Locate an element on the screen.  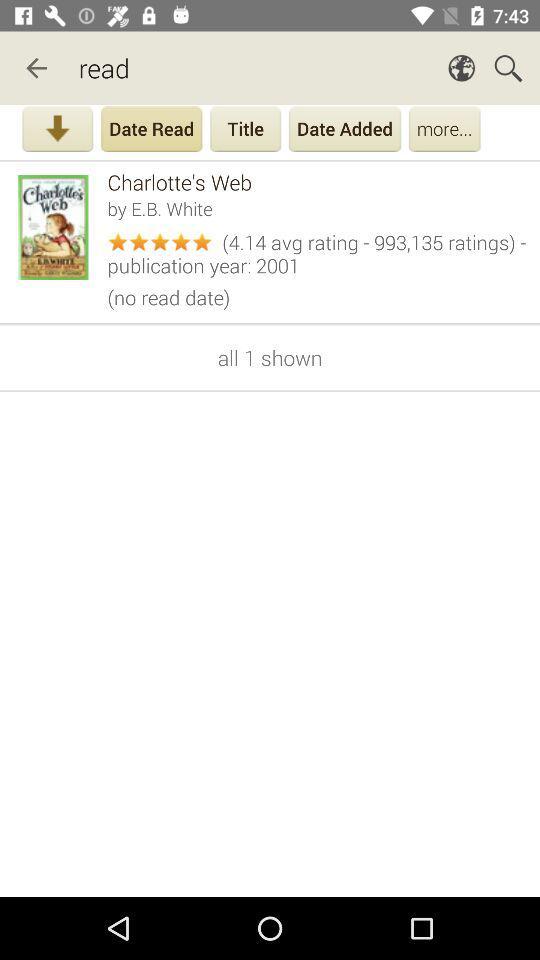
the picture which is below the downside arrow is located at coordinates (57, 227).